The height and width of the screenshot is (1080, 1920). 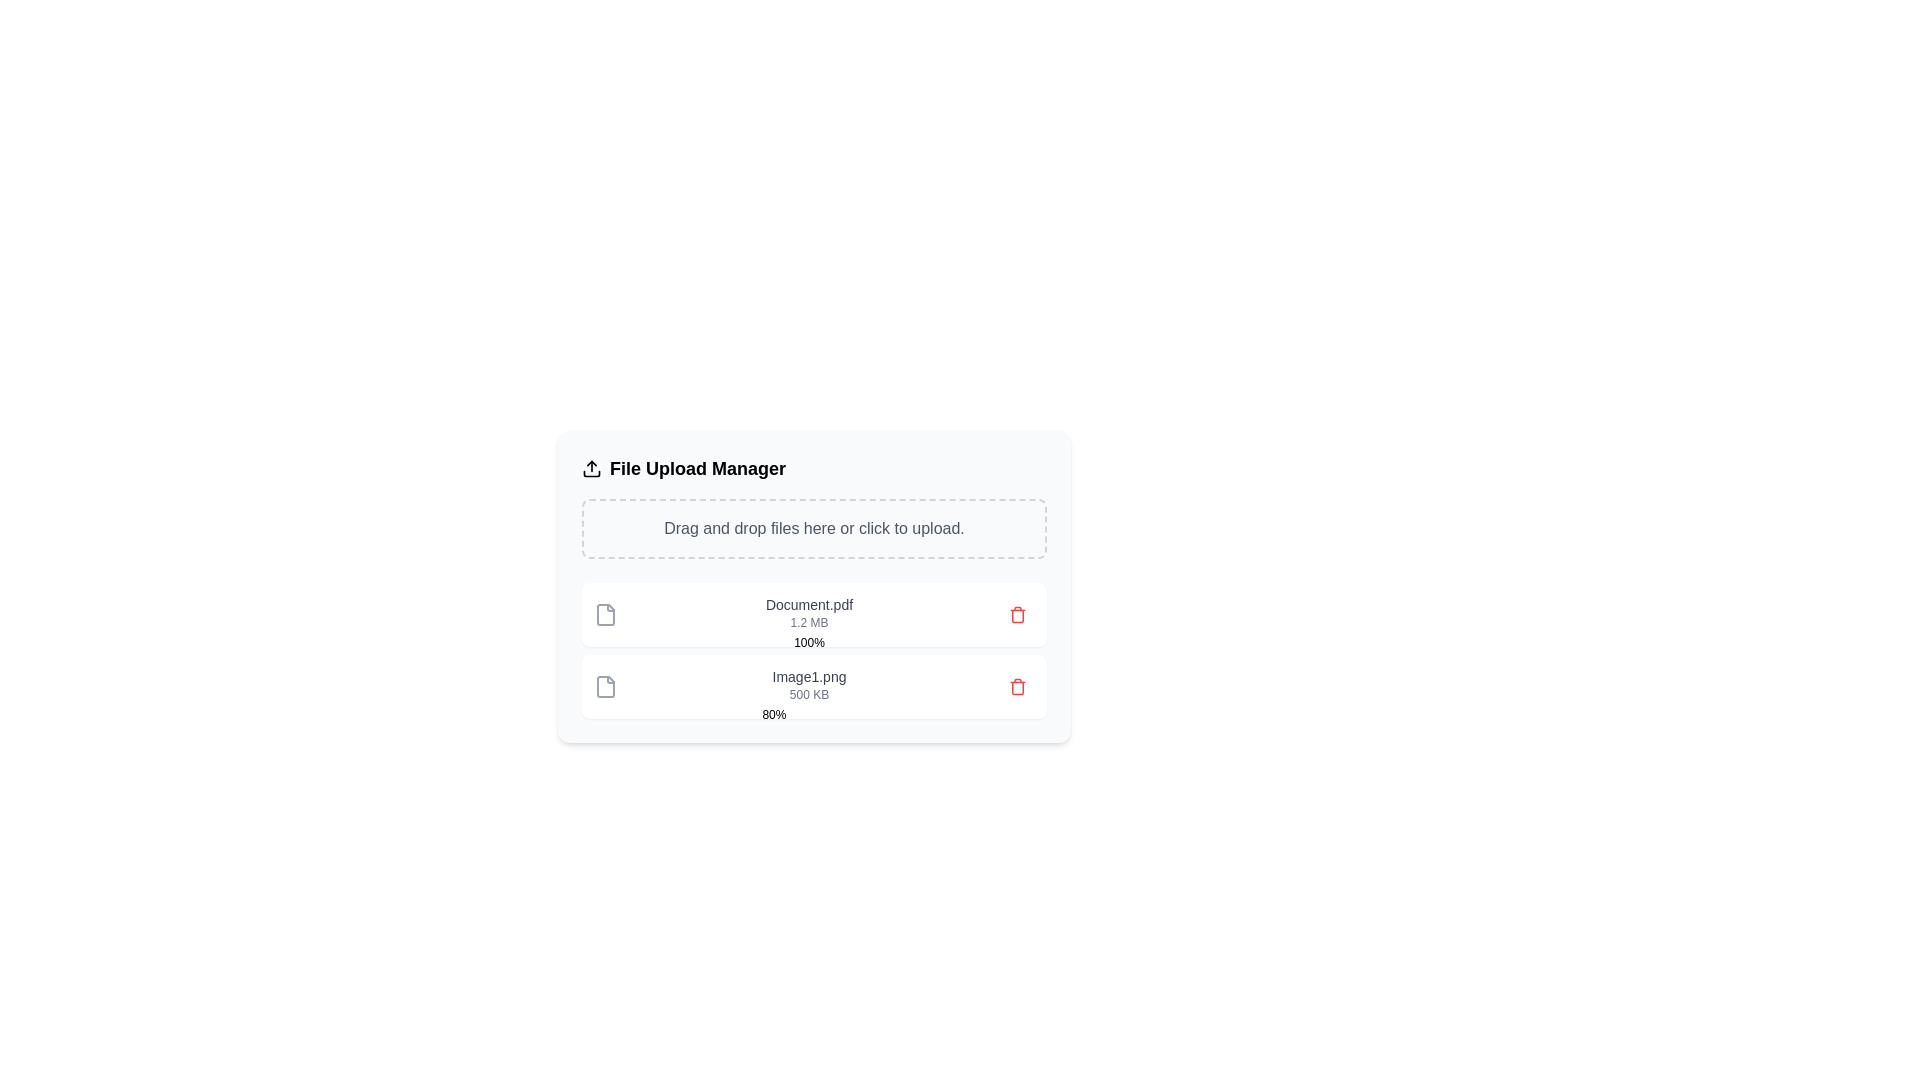 I want to click on the document icon located in the bottom row of the file list next to 'Image1.png', so click(x=604, y=685).